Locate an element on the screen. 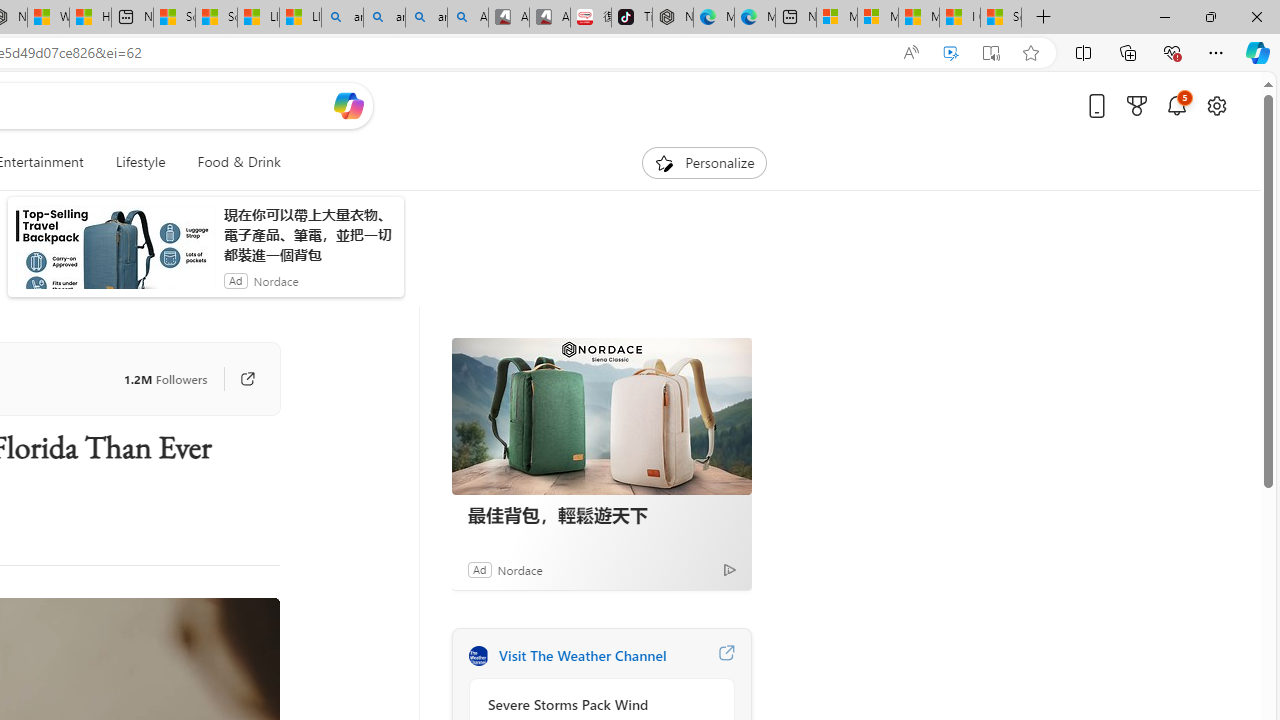 The image size is (1280, 720). 'Copilot (Ctrl+Shift+.)' is located at coordinates (1257, 51).